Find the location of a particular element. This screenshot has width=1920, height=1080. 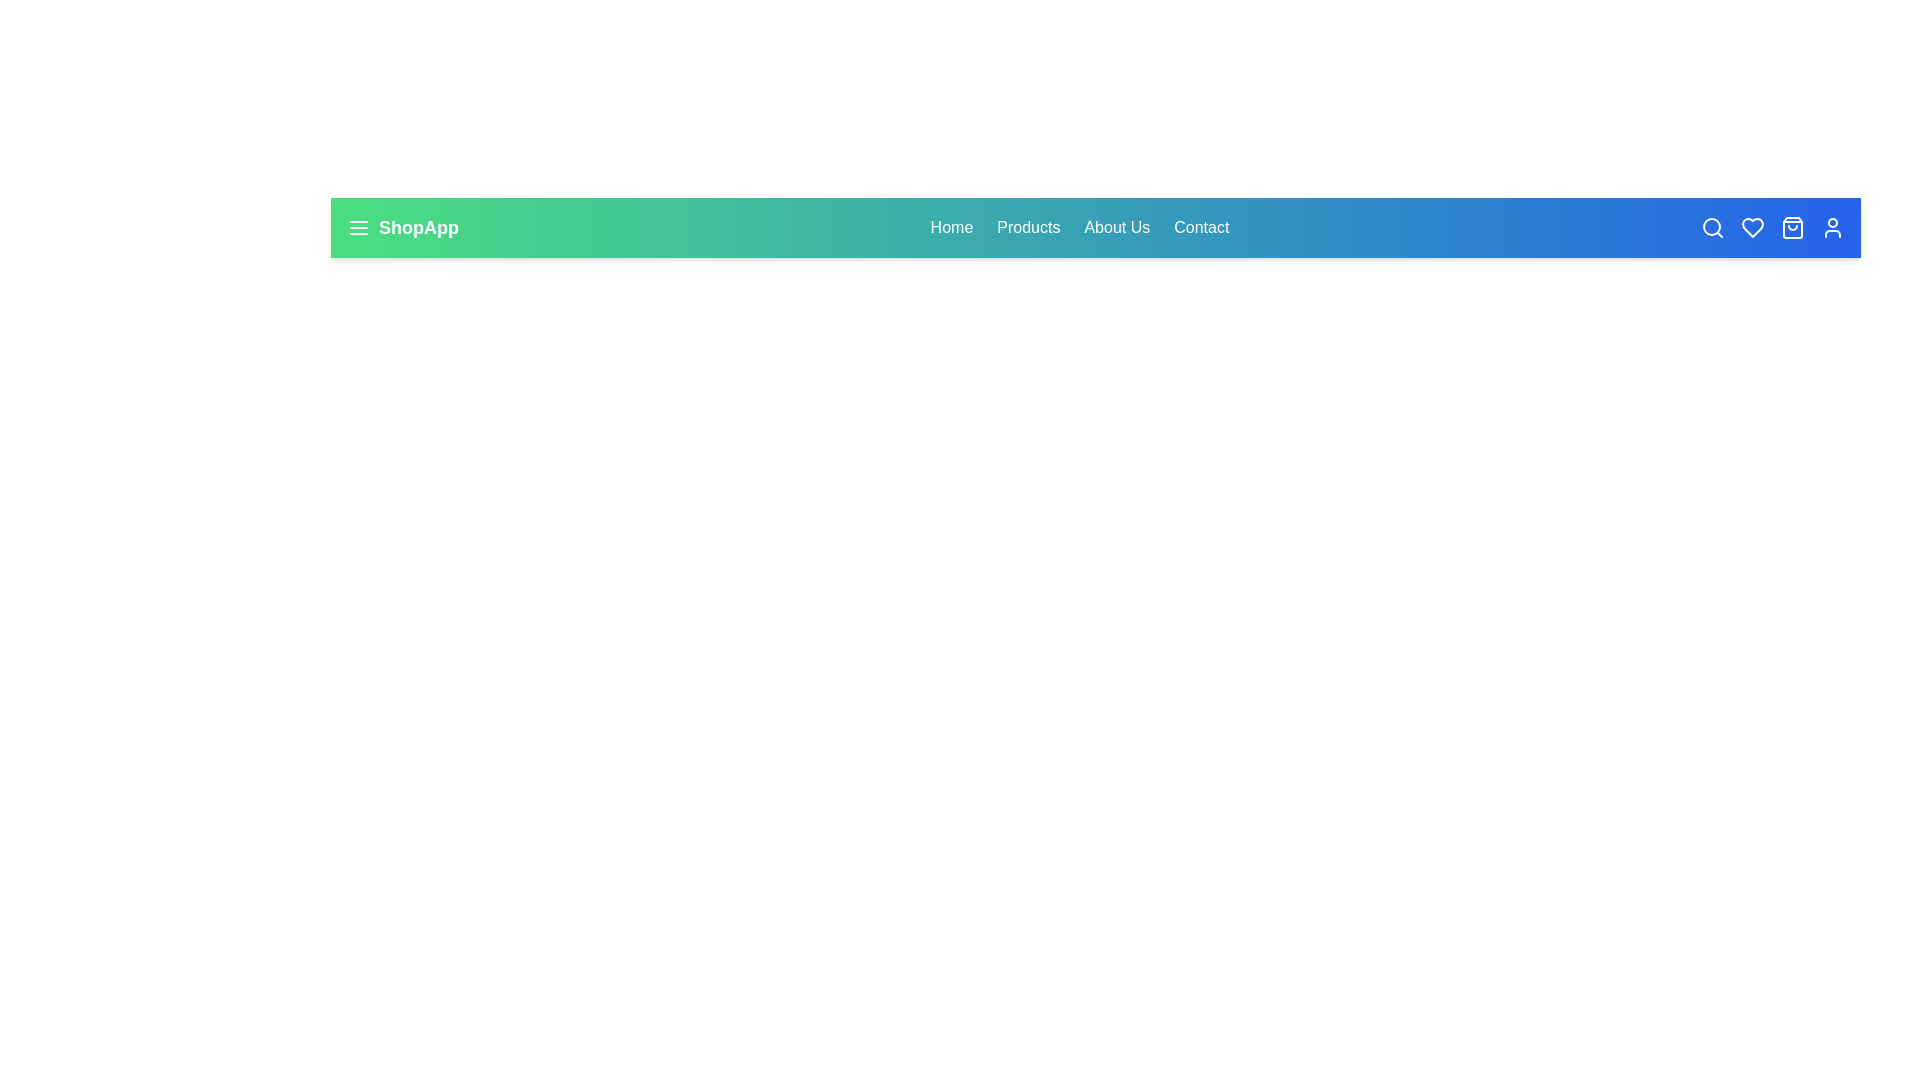

the shopping bag icon to view the shopping cart is located at coordinates (1792, 226).